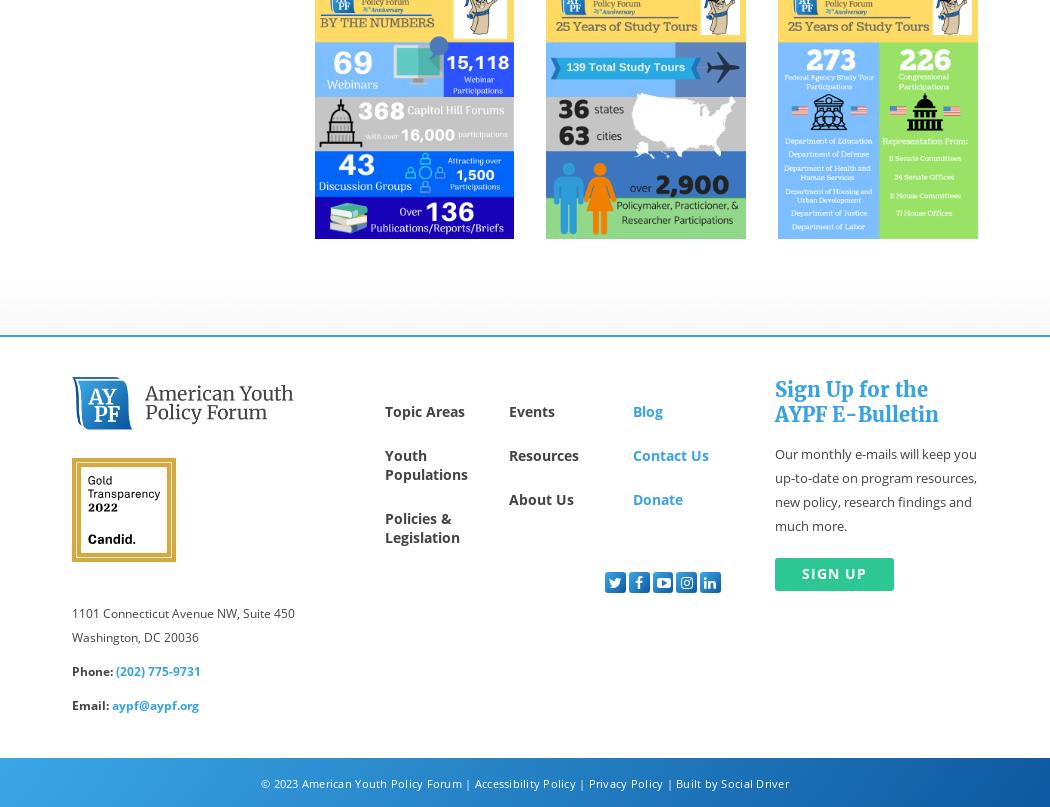  Describe the element at coordinates (875, 490) in the screenshot. I see `'Our monthly e-mails will keep you up-to-date on program resources, new policy, research findings and much more.'` at that location.